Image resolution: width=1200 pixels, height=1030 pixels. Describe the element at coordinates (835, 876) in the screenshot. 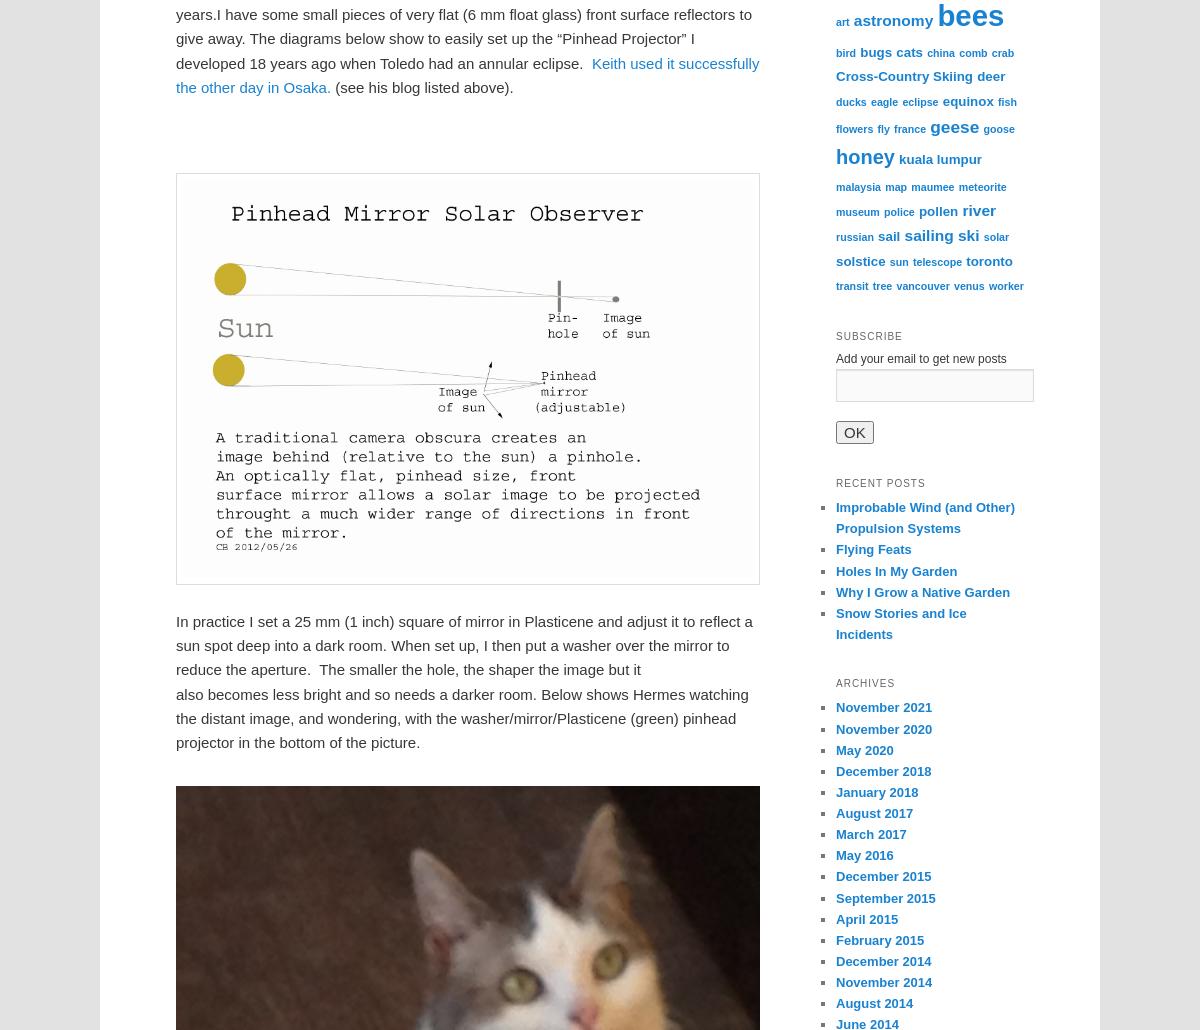

I see `'December 2015'` at that location.